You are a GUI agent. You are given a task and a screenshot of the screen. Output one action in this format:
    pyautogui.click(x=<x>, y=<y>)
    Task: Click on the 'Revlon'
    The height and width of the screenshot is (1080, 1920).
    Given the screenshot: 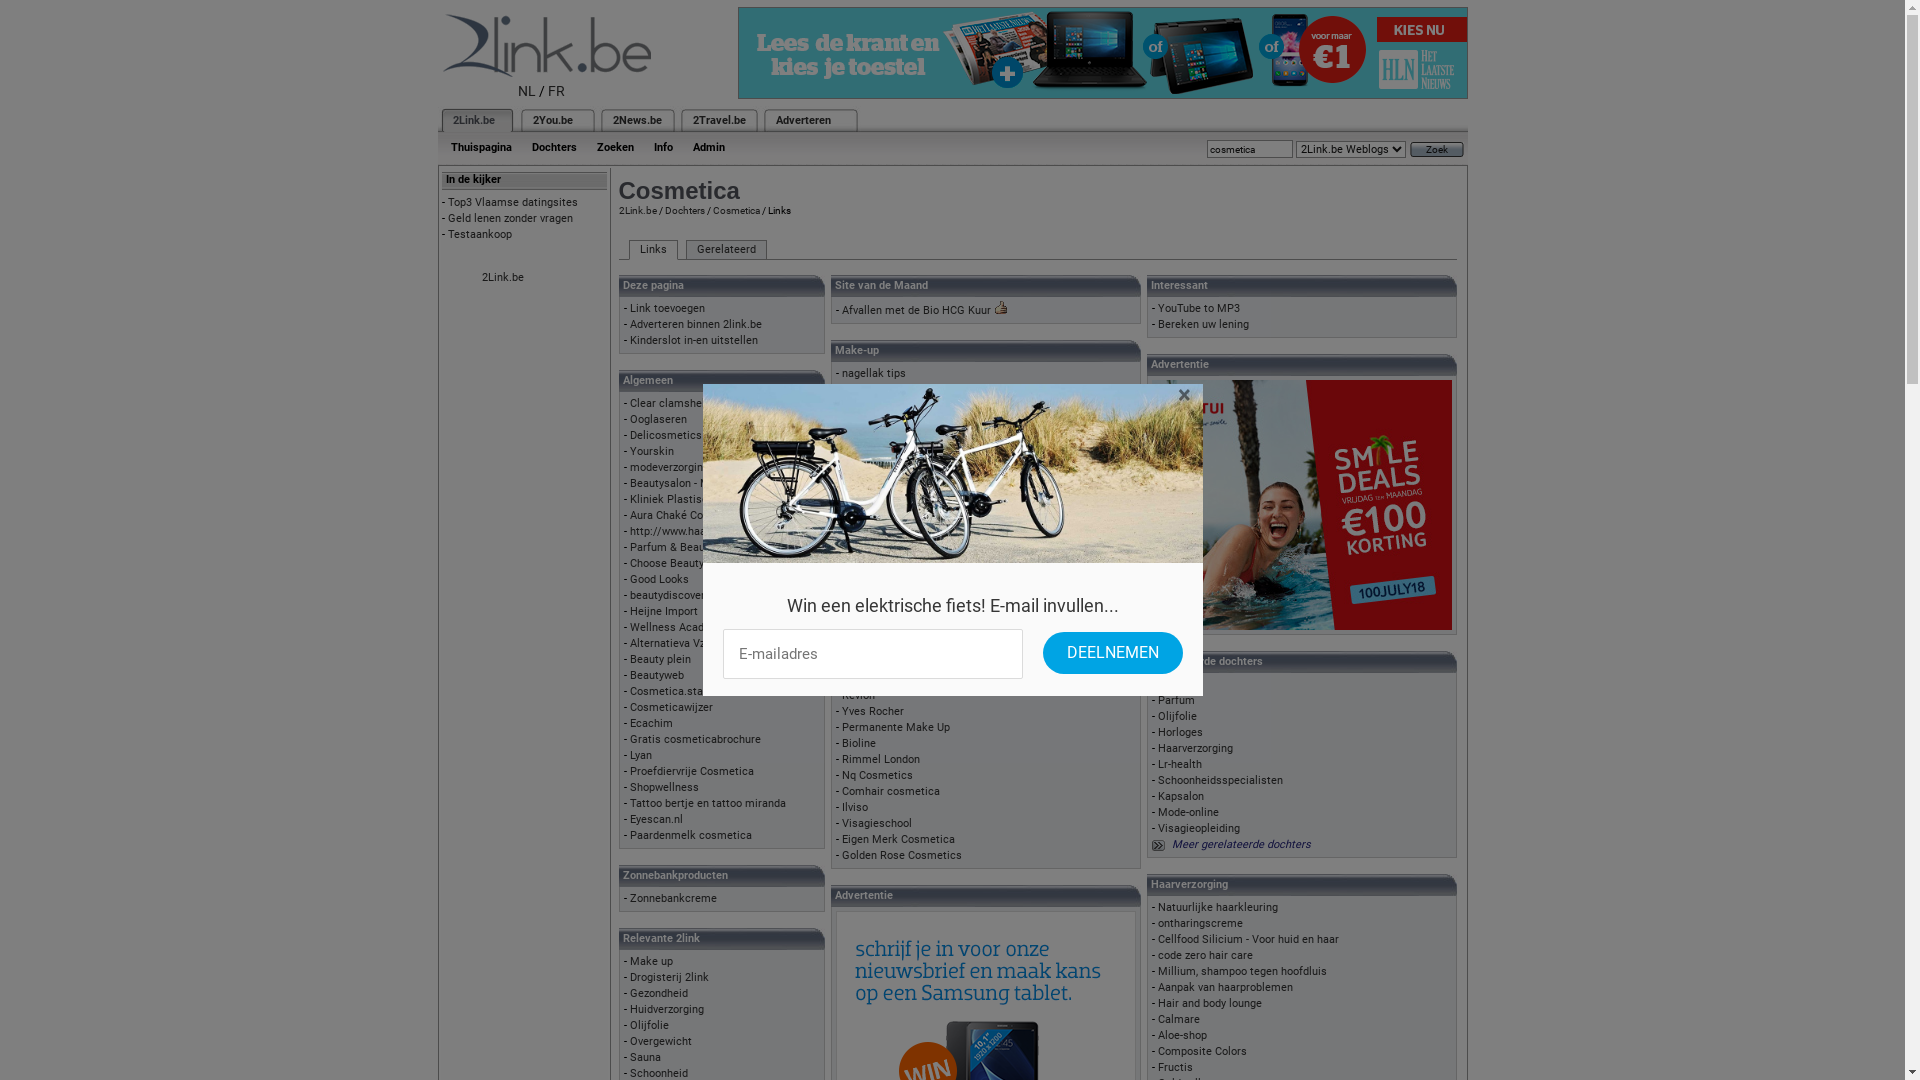 What is the action you would take?
    pyautogui.click(x=858, y=694)
    